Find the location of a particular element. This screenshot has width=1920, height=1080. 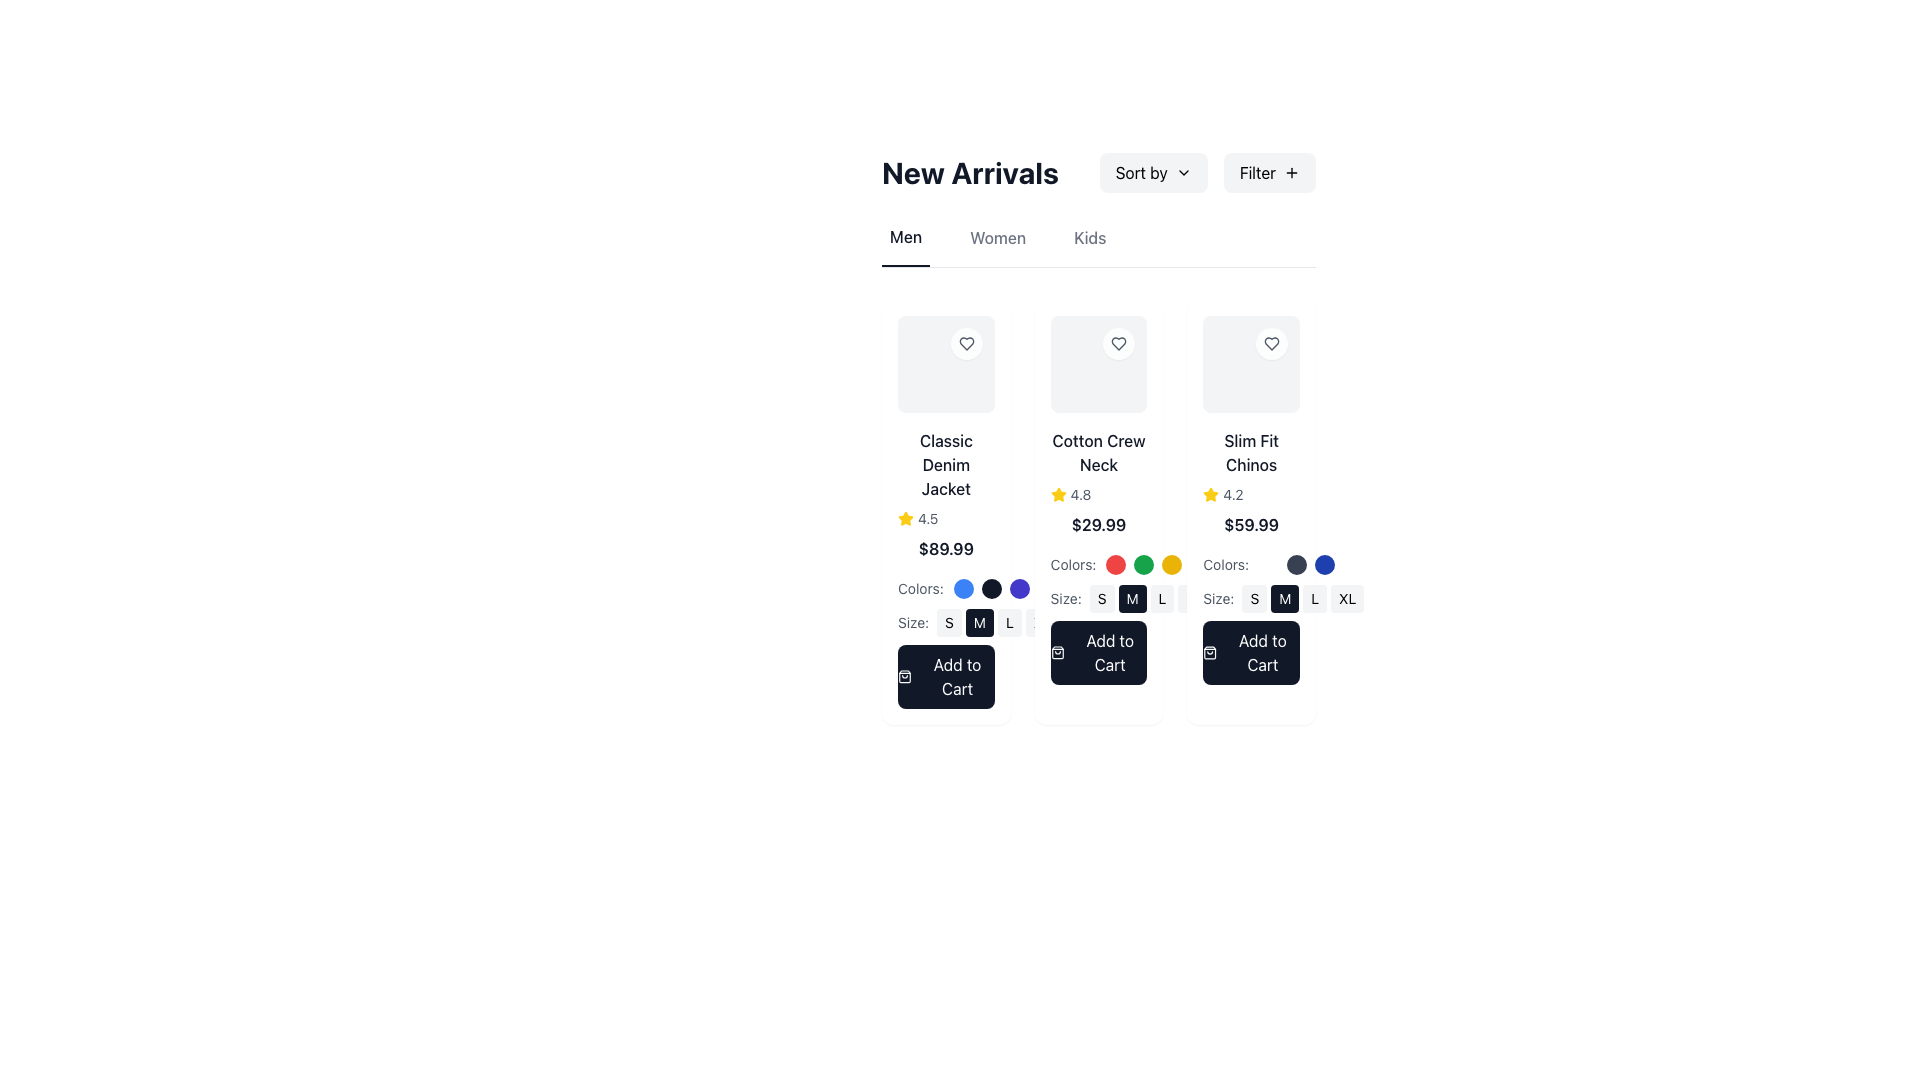

the 'Cotton Crew Neck' text label displayed in bold, medium-sized font is located at coordinates (1098, 452).